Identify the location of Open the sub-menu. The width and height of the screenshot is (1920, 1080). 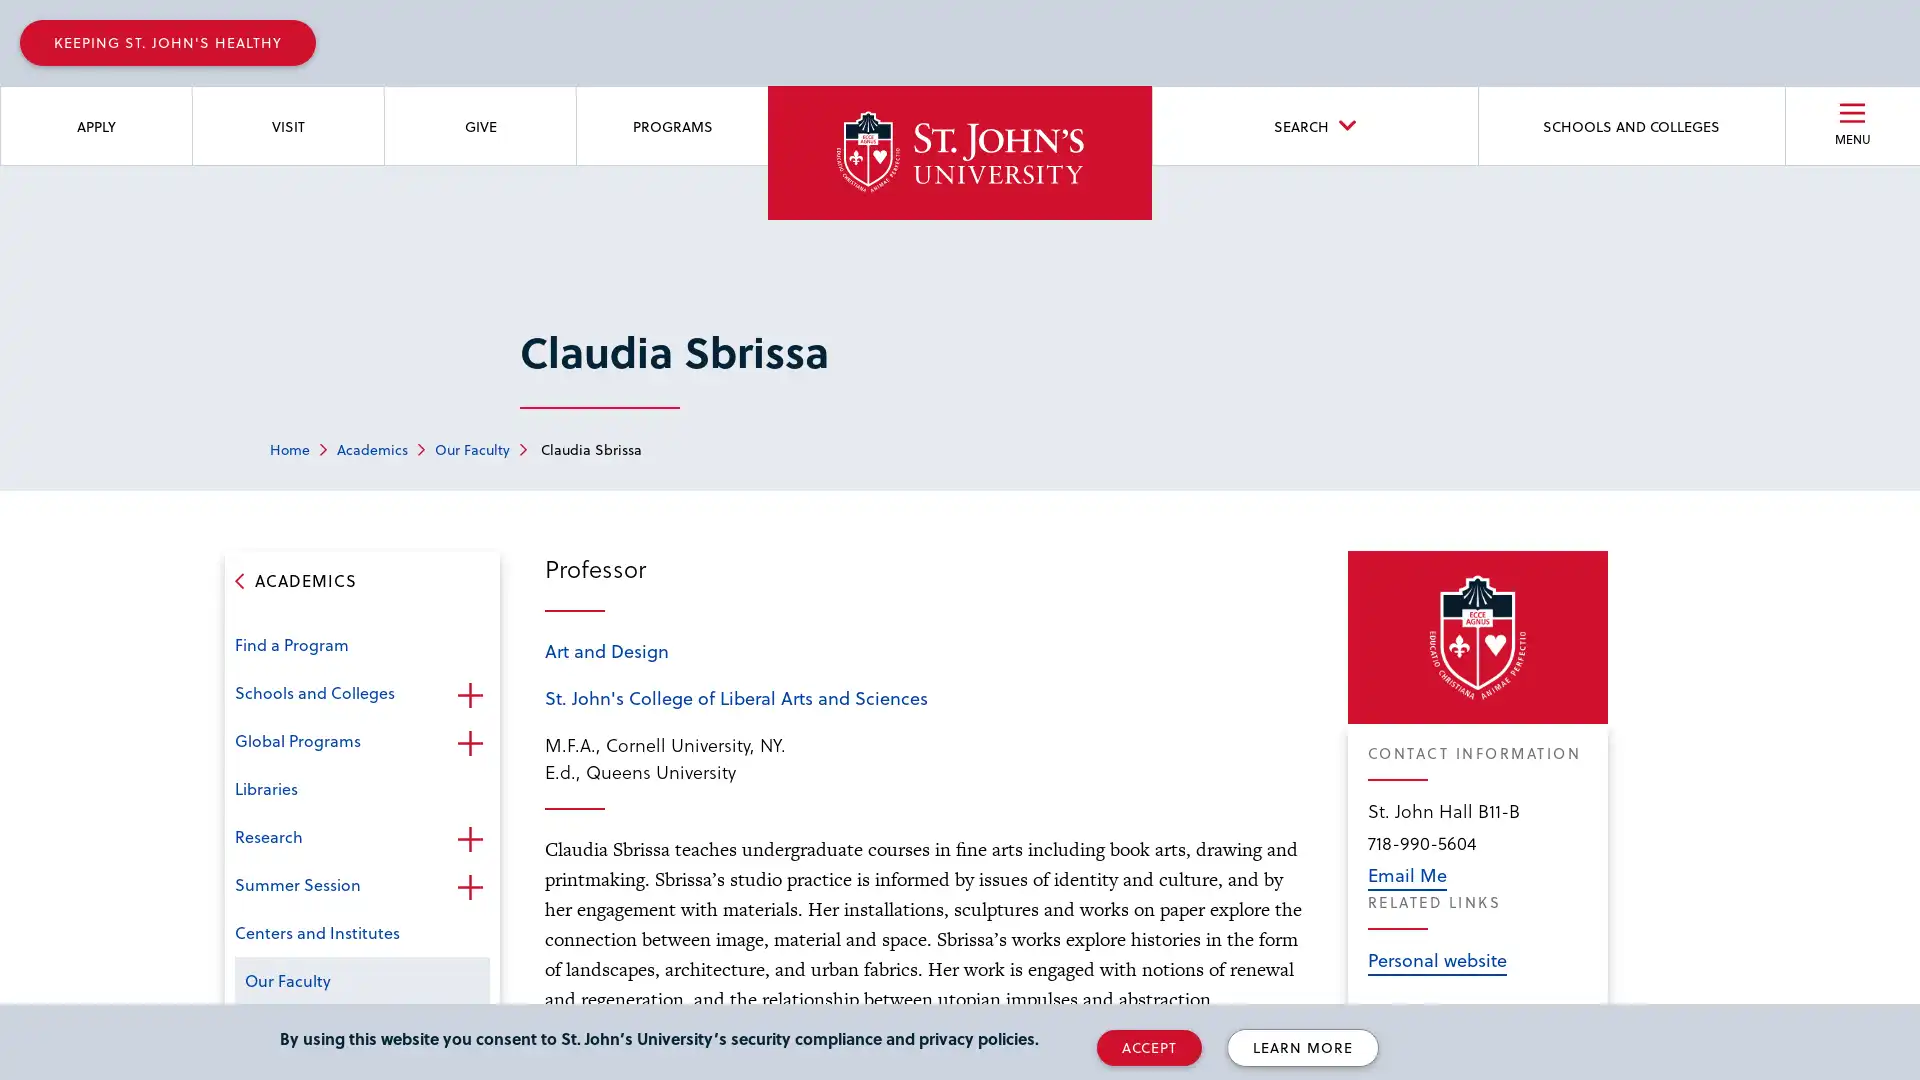
(469, 839).